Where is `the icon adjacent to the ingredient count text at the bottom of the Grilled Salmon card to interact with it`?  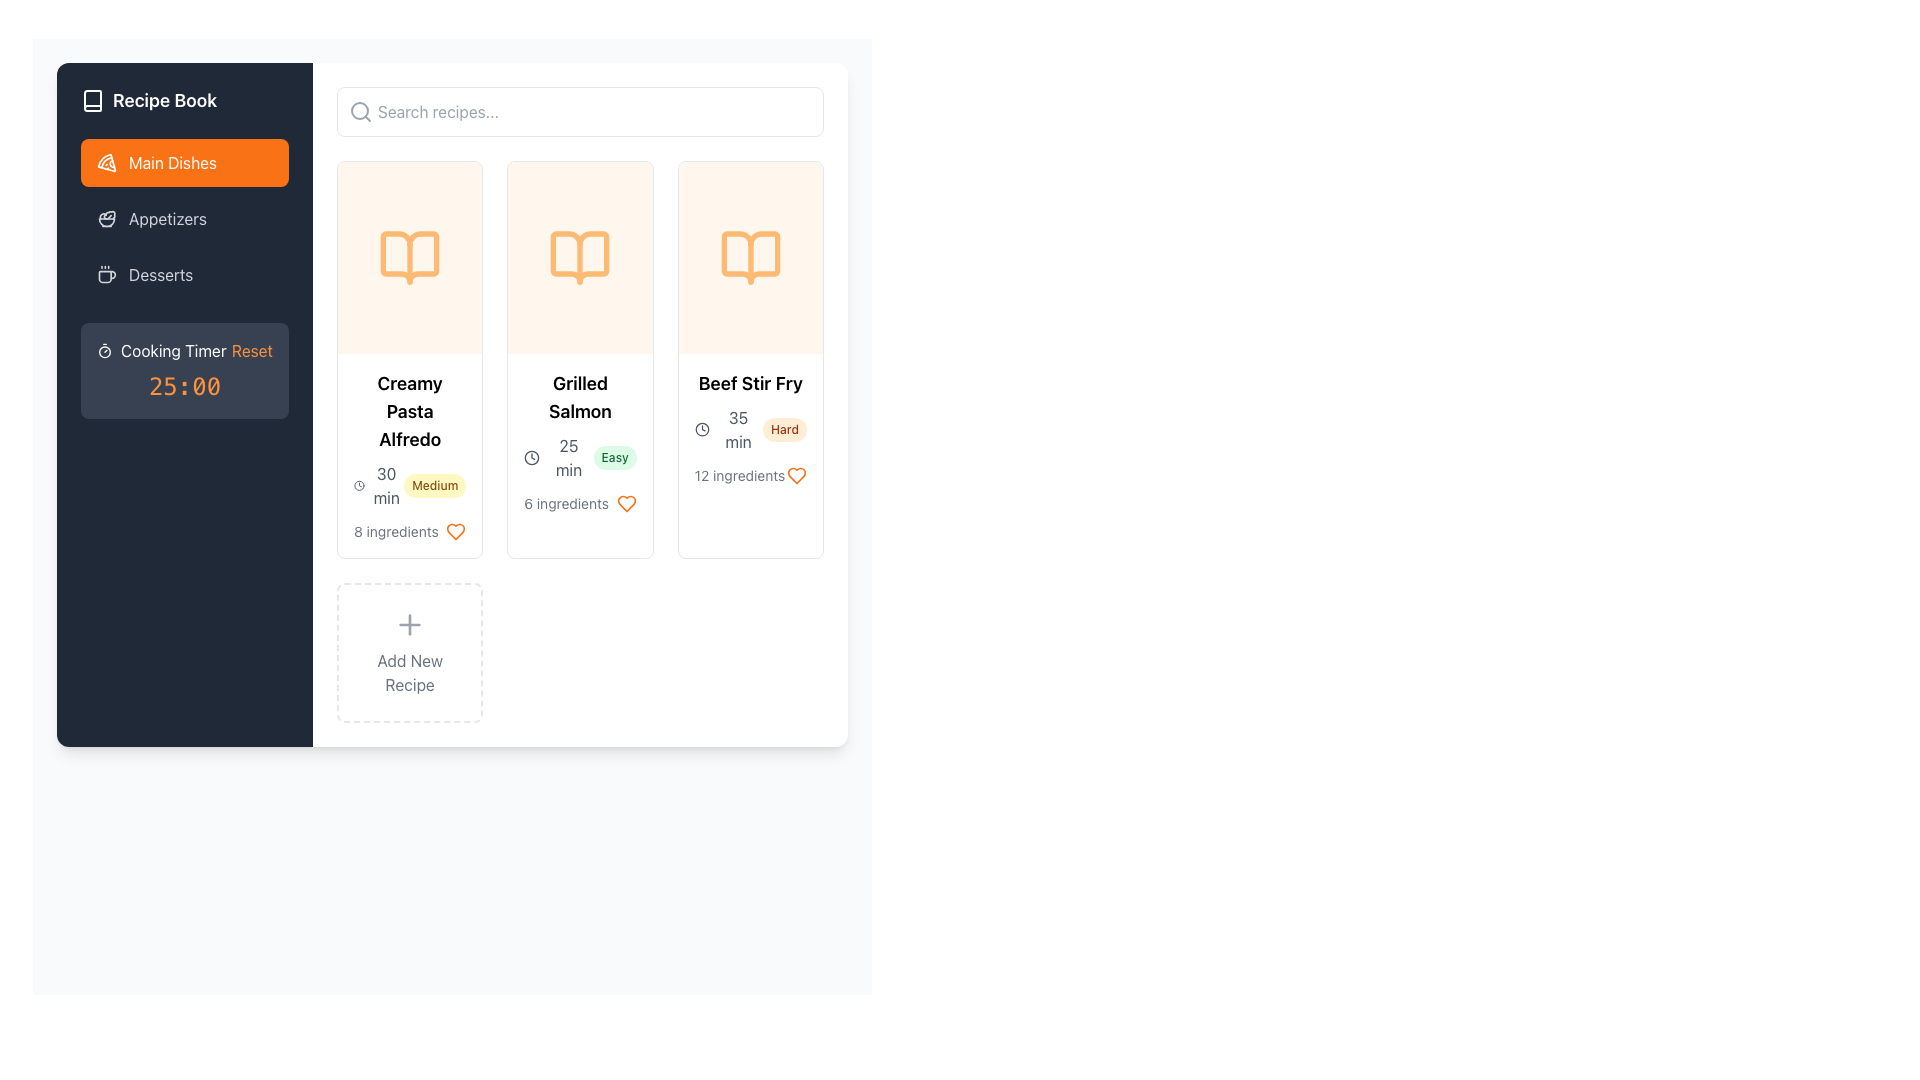
the icon adjacent to the ingredient count text at the bottom of the Grilled Salmon card to interact with it is located at coordinates (579, 503).